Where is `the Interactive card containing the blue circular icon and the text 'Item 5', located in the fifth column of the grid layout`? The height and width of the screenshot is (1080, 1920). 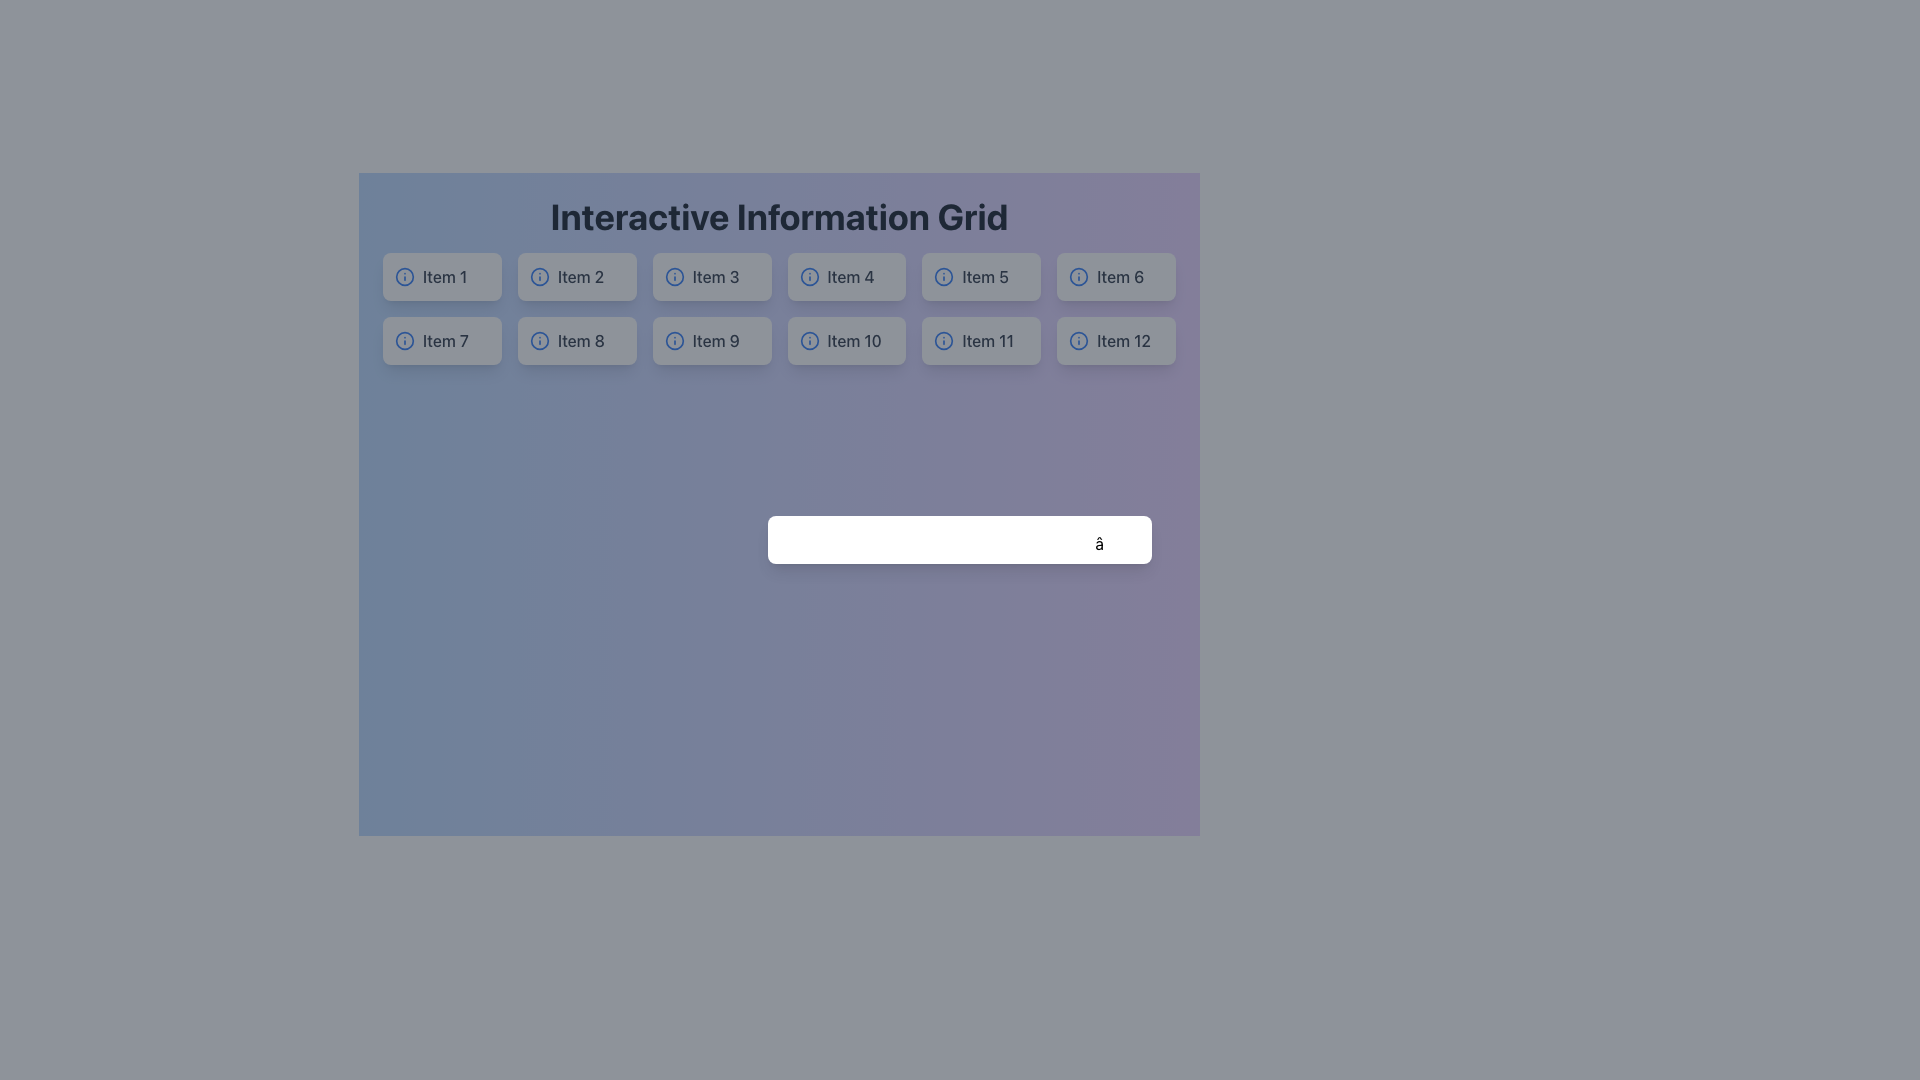
the Interactive card containing the blue circular icon and the text 'Item 5', located in the fifth column of the grid layout is located at coordinates (981, 277).